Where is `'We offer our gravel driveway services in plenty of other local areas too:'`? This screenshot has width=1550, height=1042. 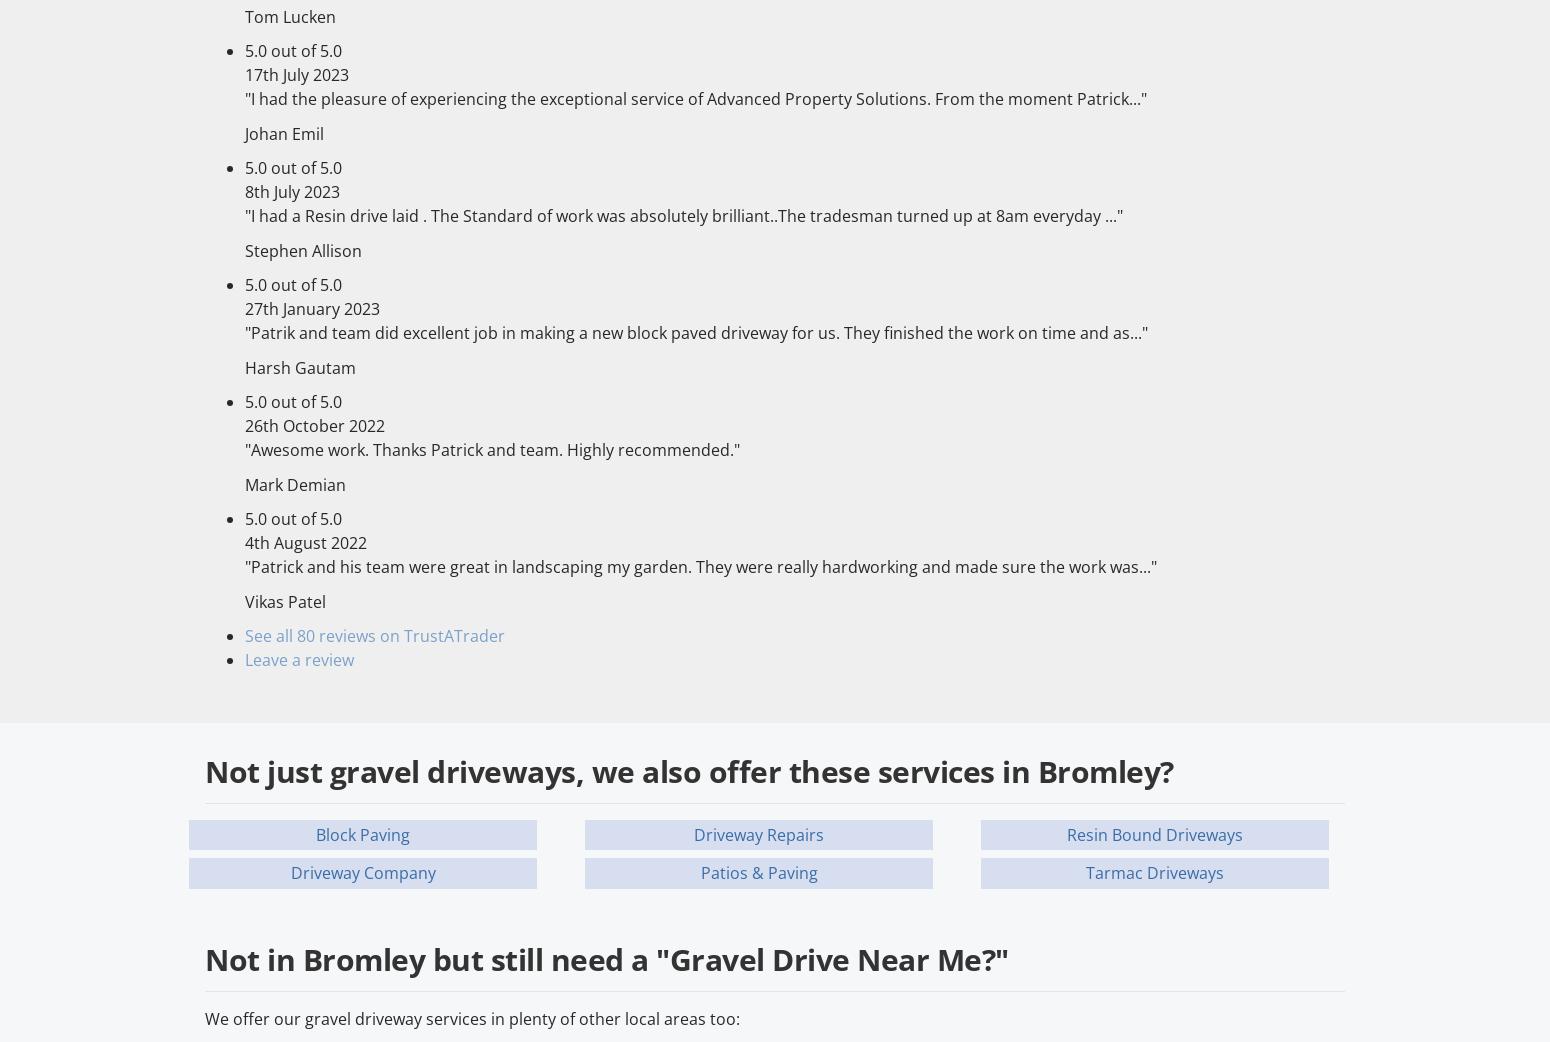 'We offer our gravel driveway services in plenty of other local areas too:' is located at coordinates (471, 1018).